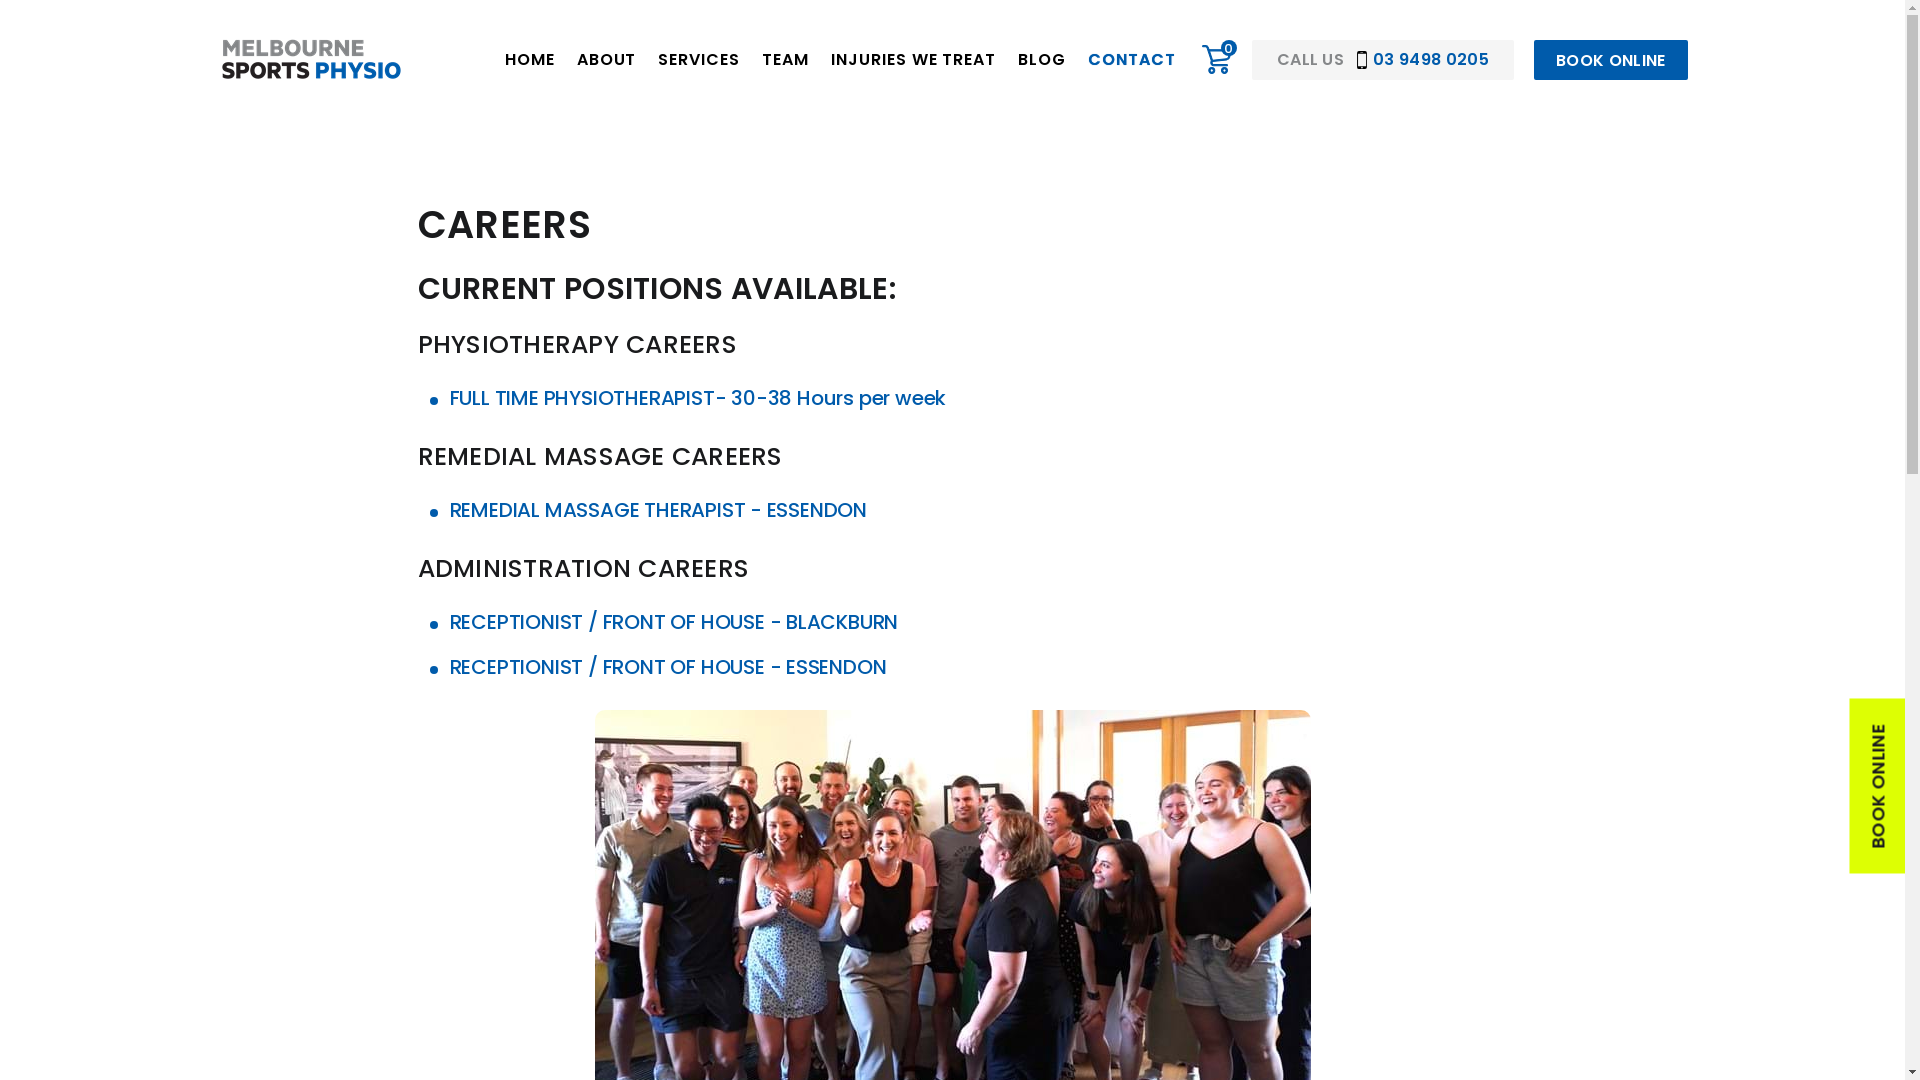 Image resolution: width=1920 pixels, height=1080 pixels. I want to click on 'BOOK ONLINE', so click(1611, 59).